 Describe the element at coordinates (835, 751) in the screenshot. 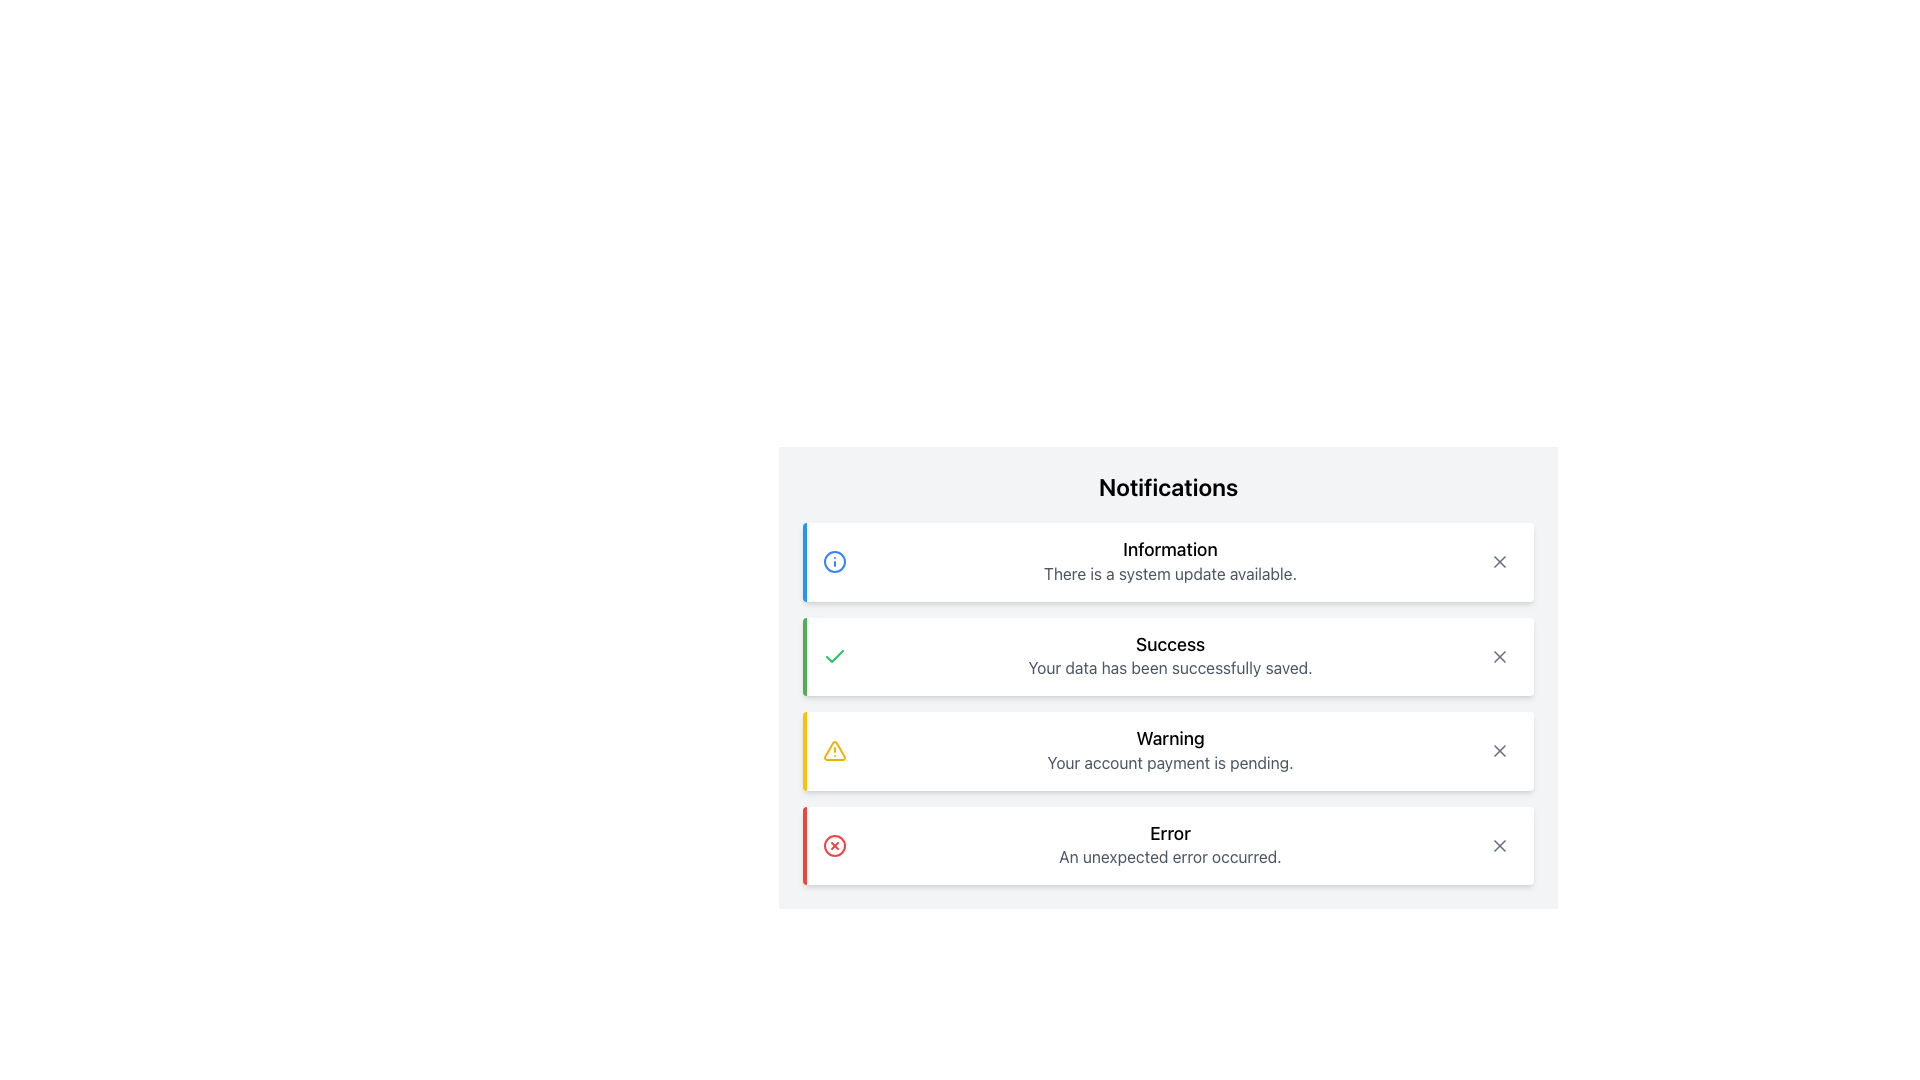

I see `the warning icon located at the left side of the 'Warning' notification box, which is the leftmost component preceding the text content` at that location.